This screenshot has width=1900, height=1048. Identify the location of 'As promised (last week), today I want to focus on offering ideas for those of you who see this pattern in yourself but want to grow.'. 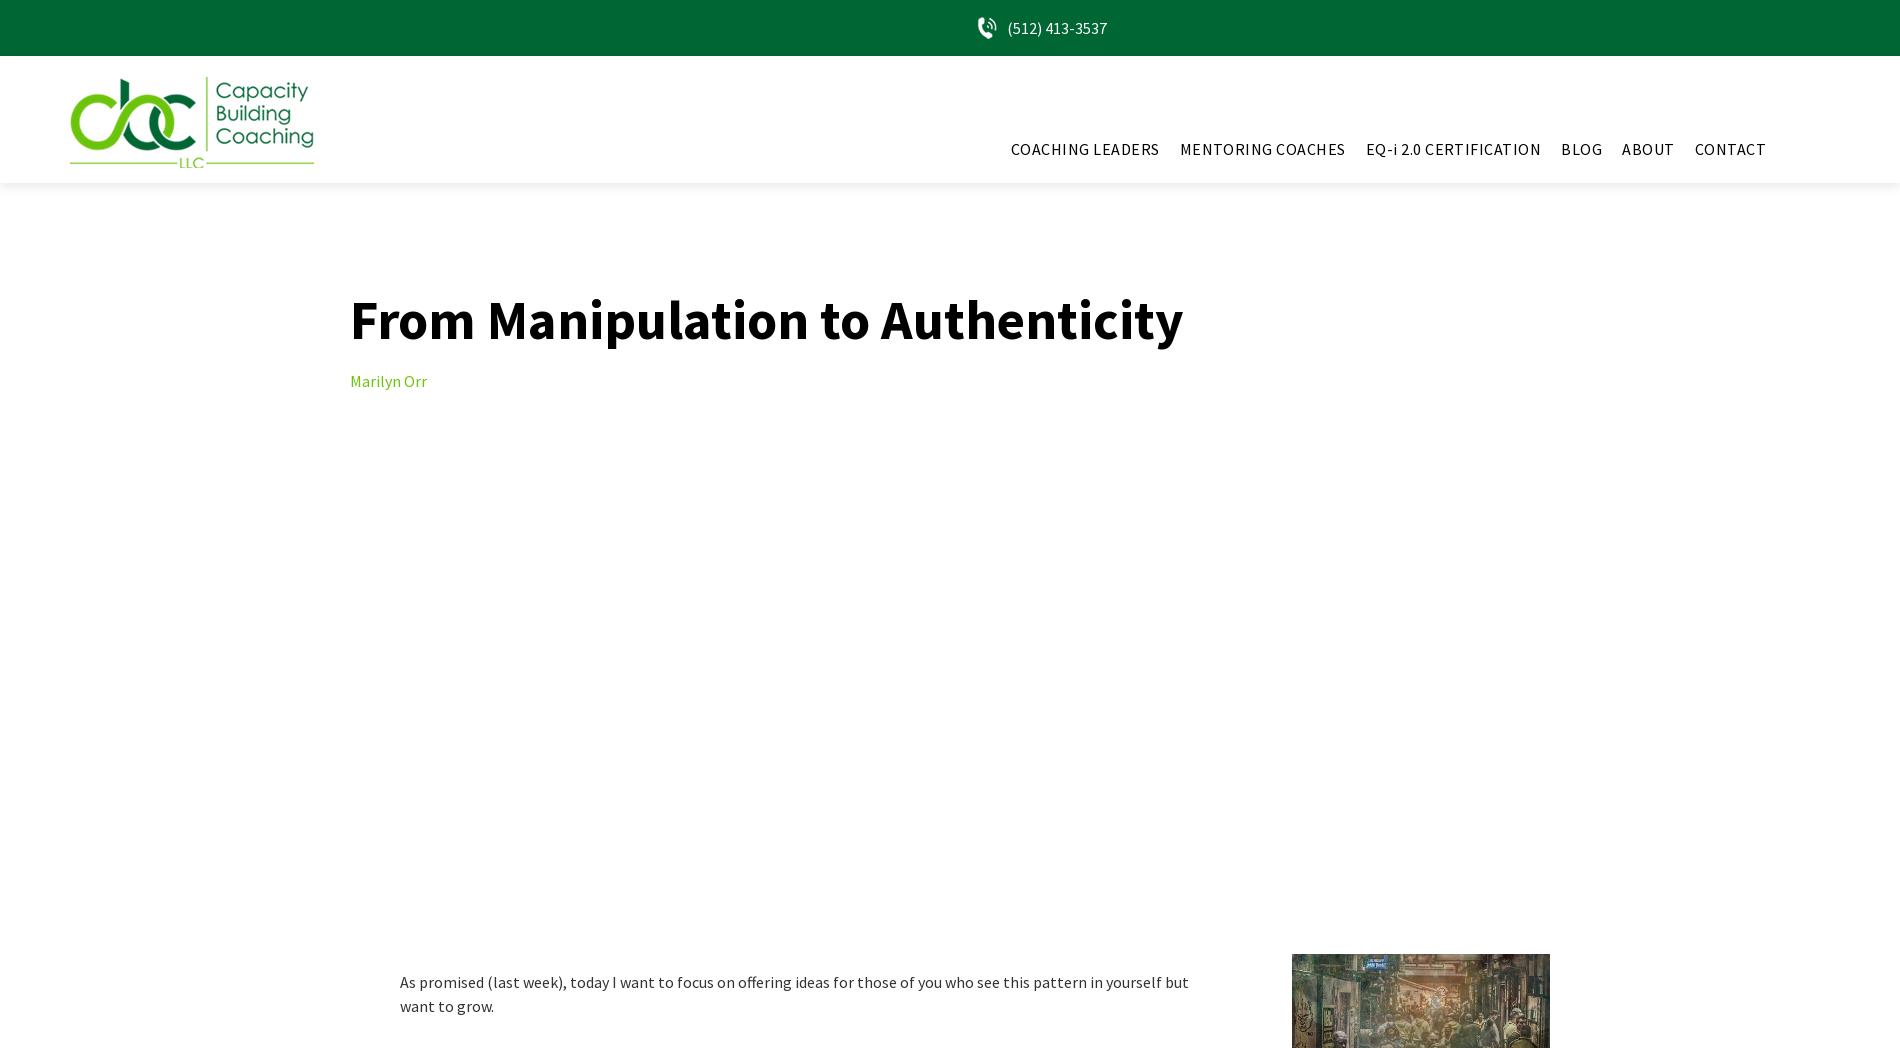
(793, 993).